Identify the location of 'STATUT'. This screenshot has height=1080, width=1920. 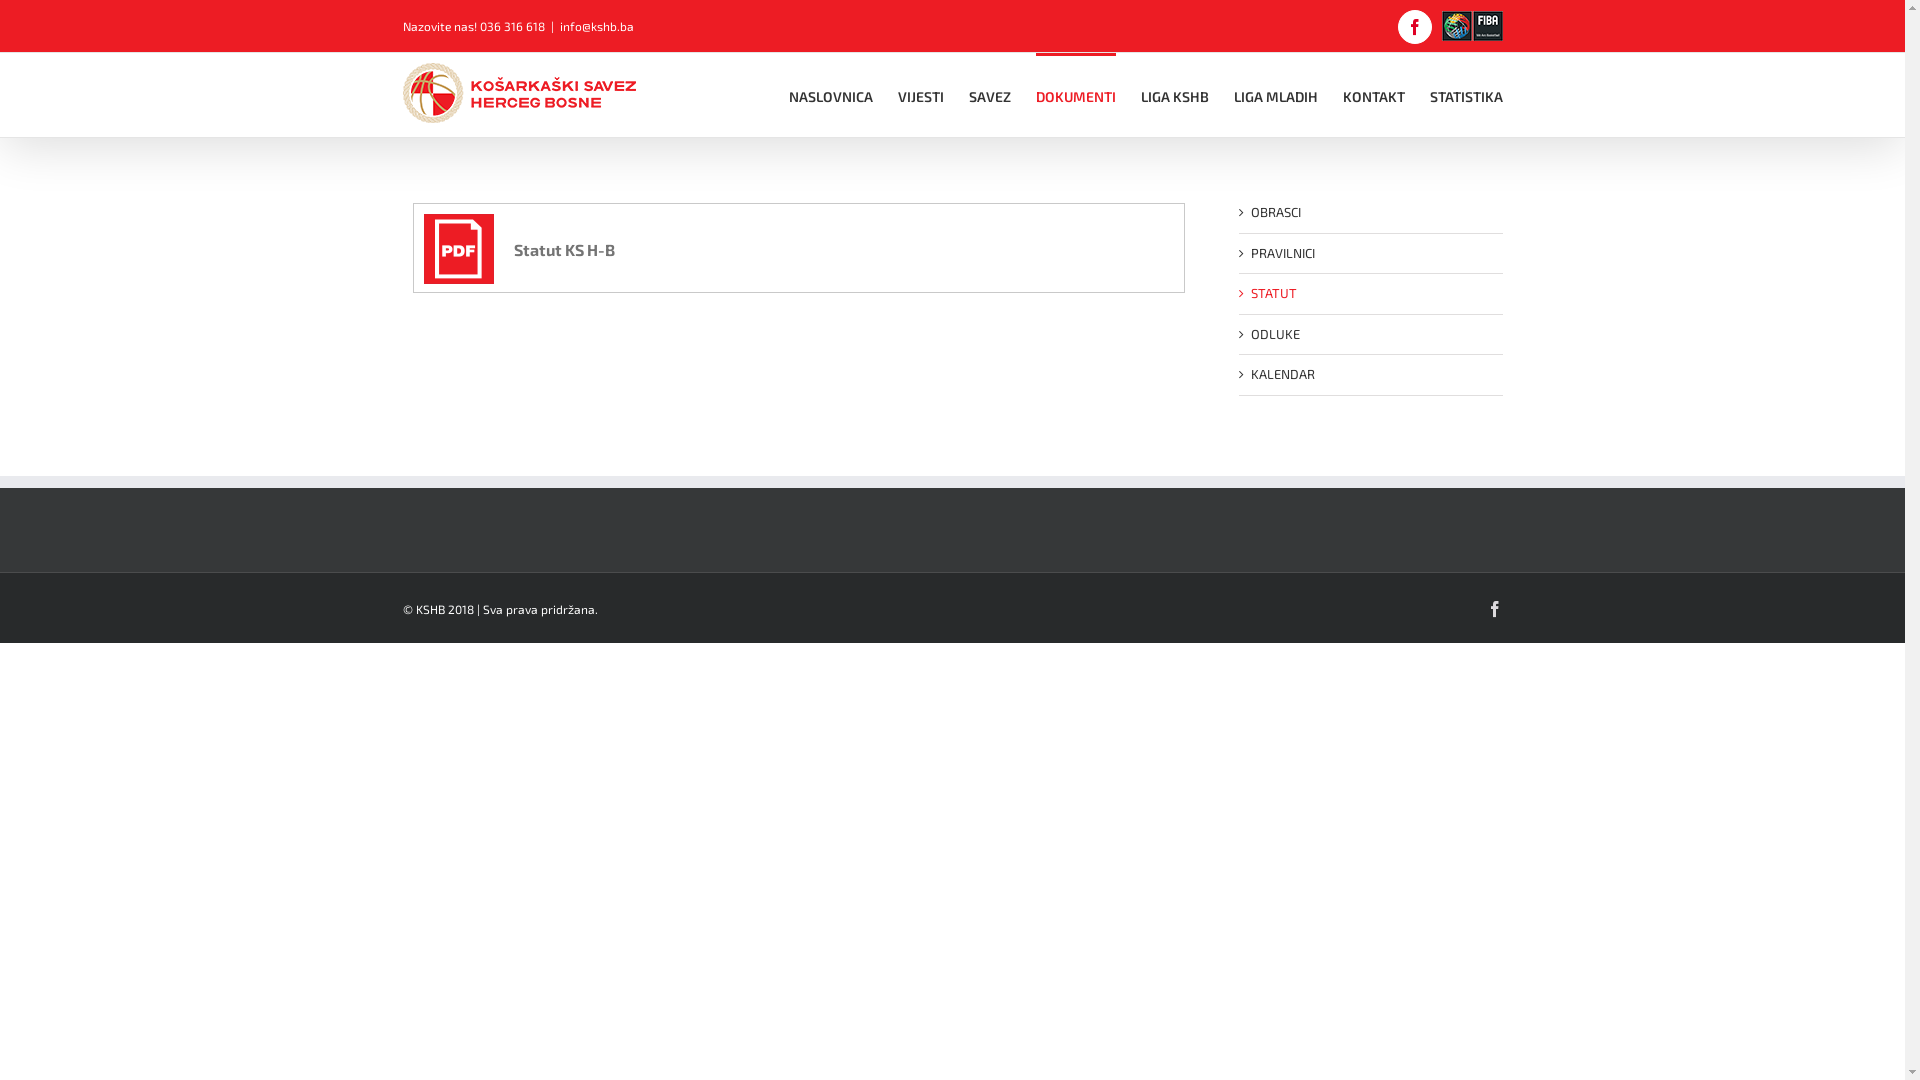
(1271, 293).